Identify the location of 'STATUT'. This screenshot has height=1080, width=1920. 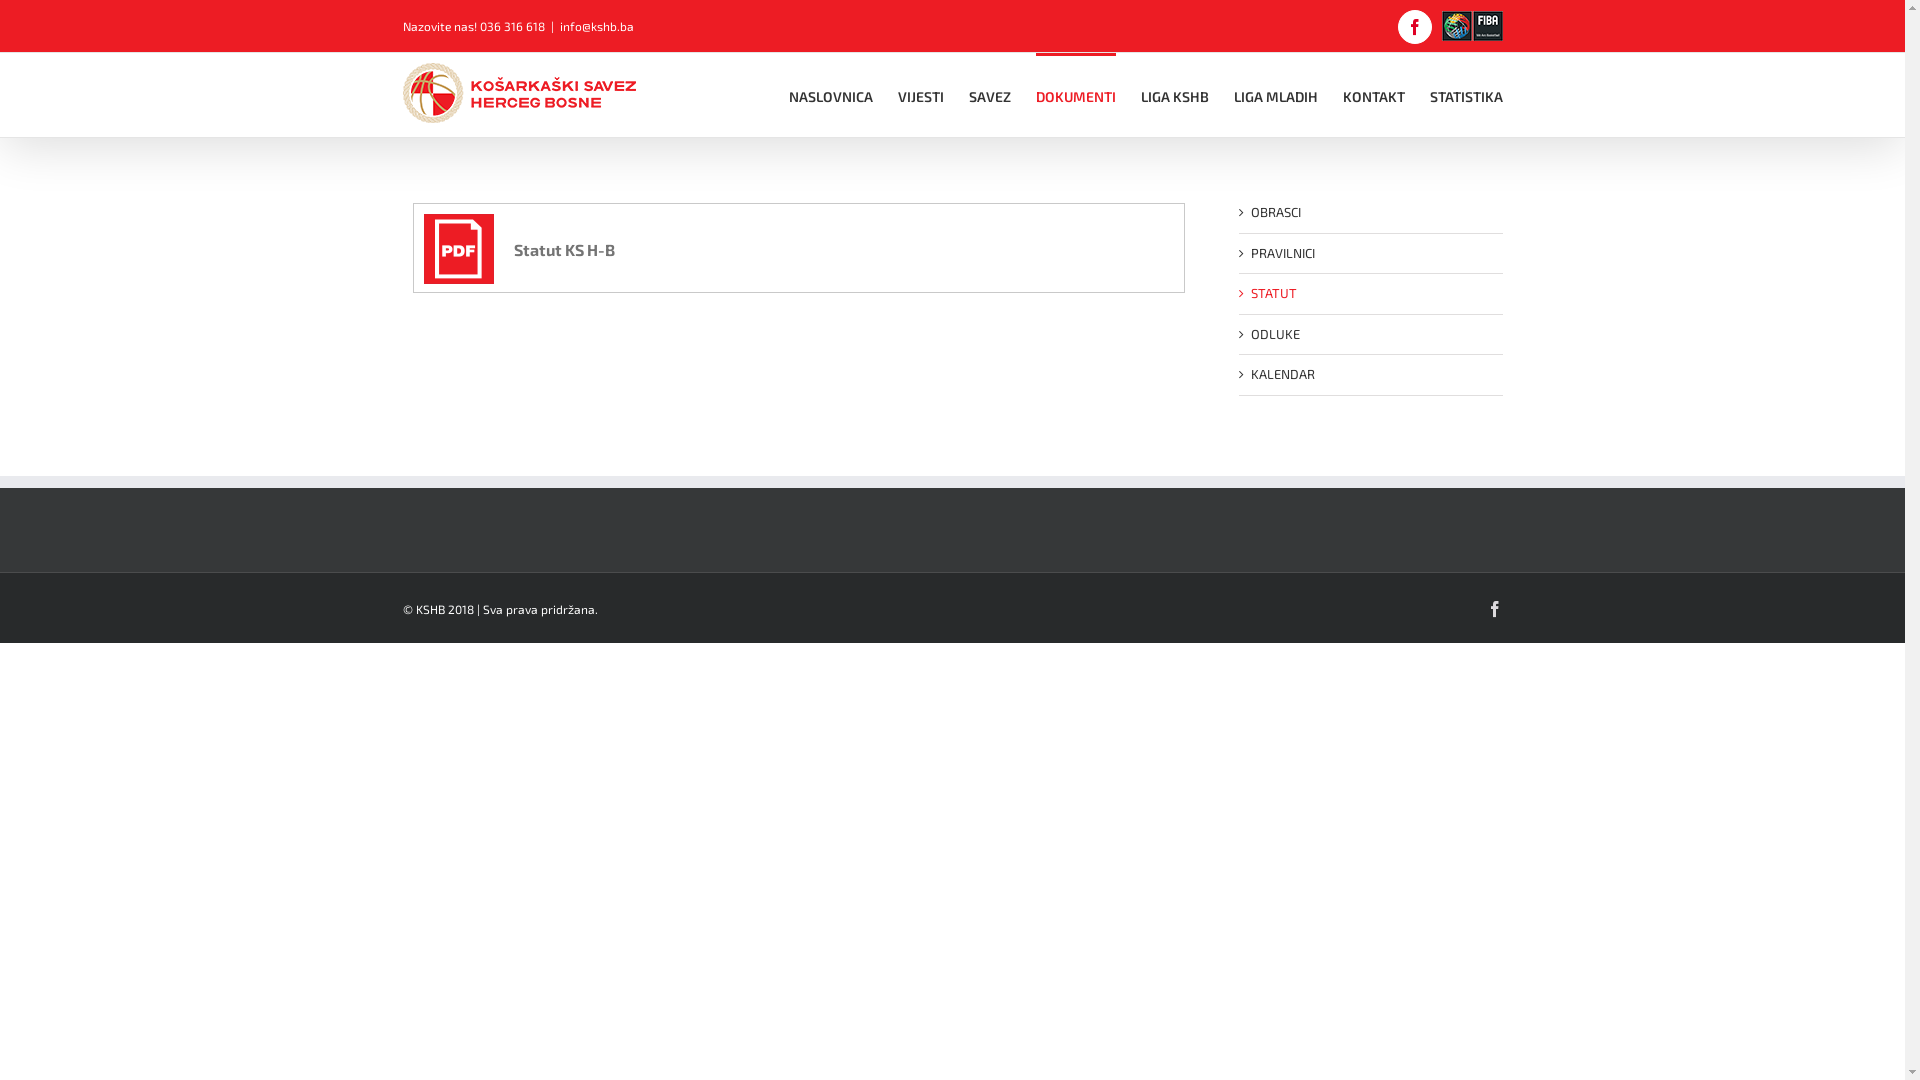
(1271, 293).